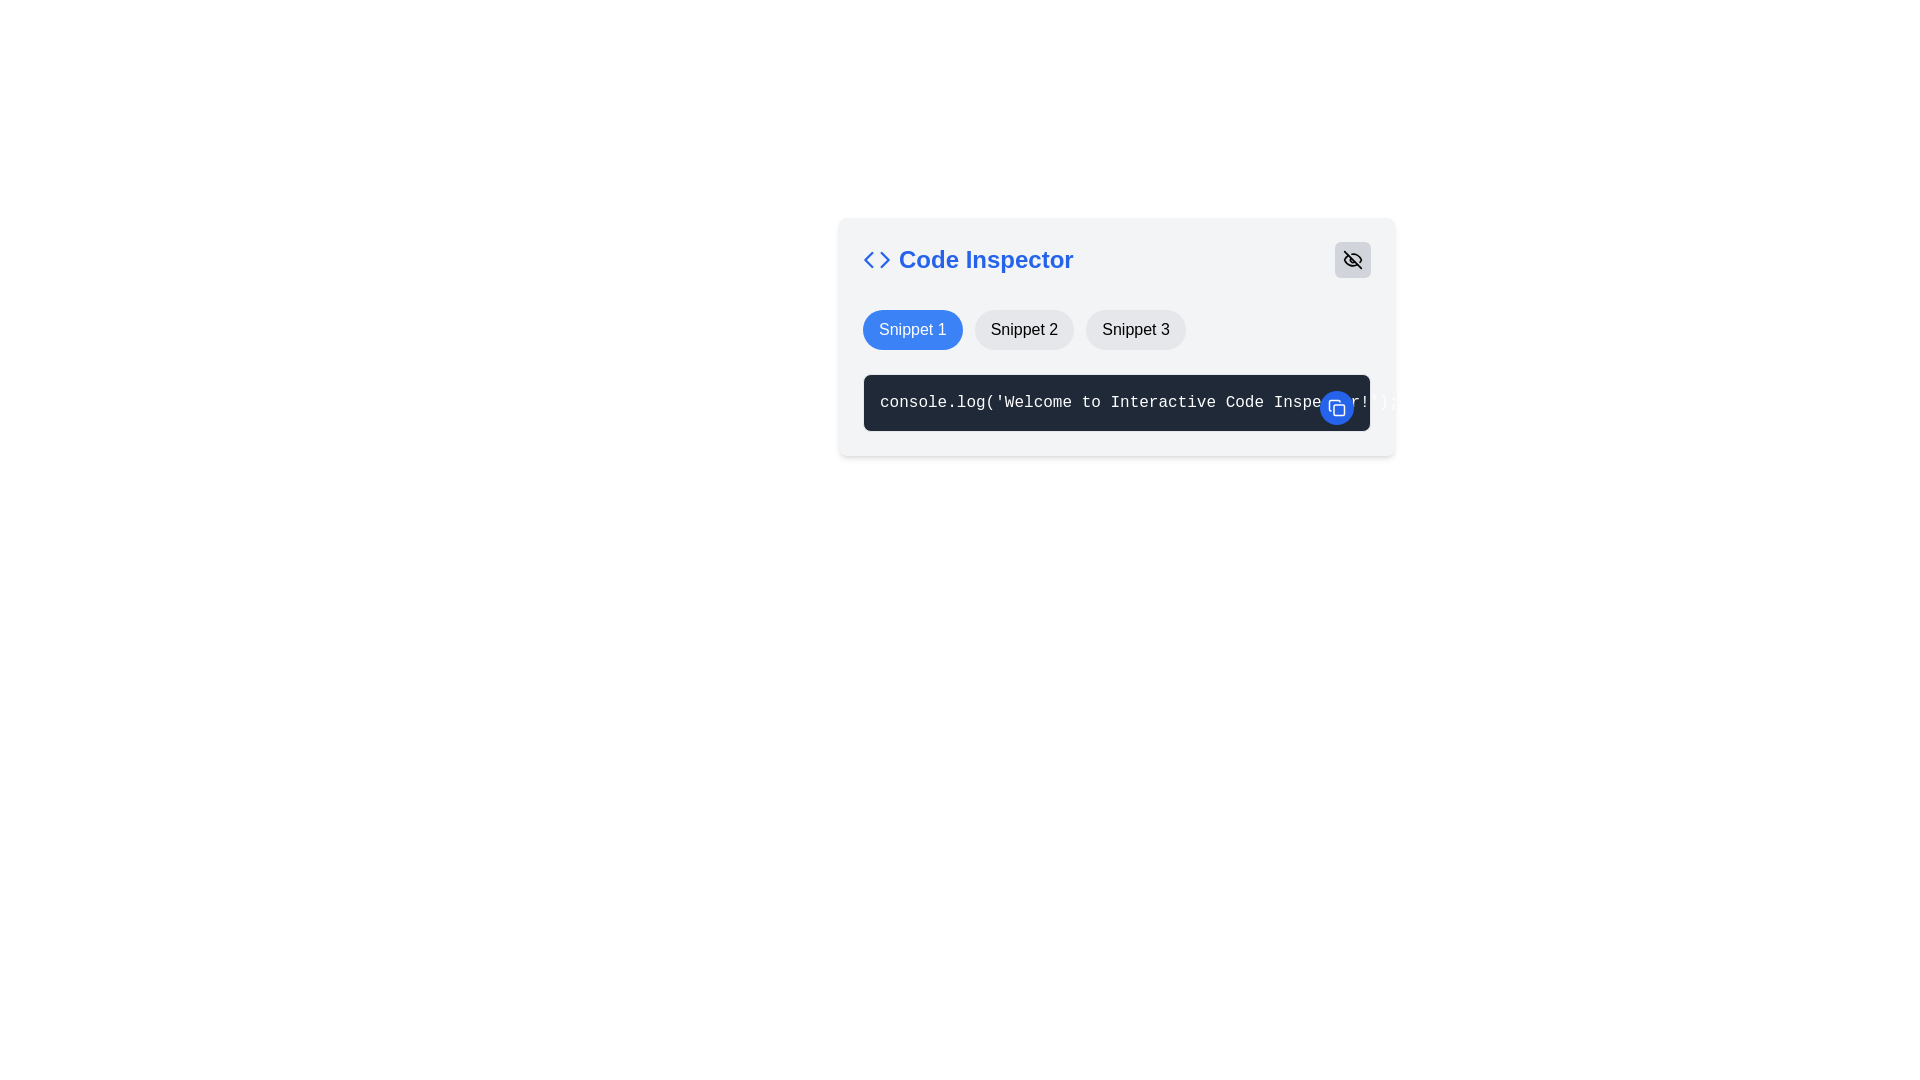 Image resolution: width=1920 pixels, height=1080 pixels. What do you see at coordinates (1116, 402) in the screenshot?
I see `the code snippet block that displays the code 'console.log('Welcome to Interactive Code Inspector!');', which has a dark theme background and a circular blue copy button at the top-right corner` at bounding box center [1116, 402].